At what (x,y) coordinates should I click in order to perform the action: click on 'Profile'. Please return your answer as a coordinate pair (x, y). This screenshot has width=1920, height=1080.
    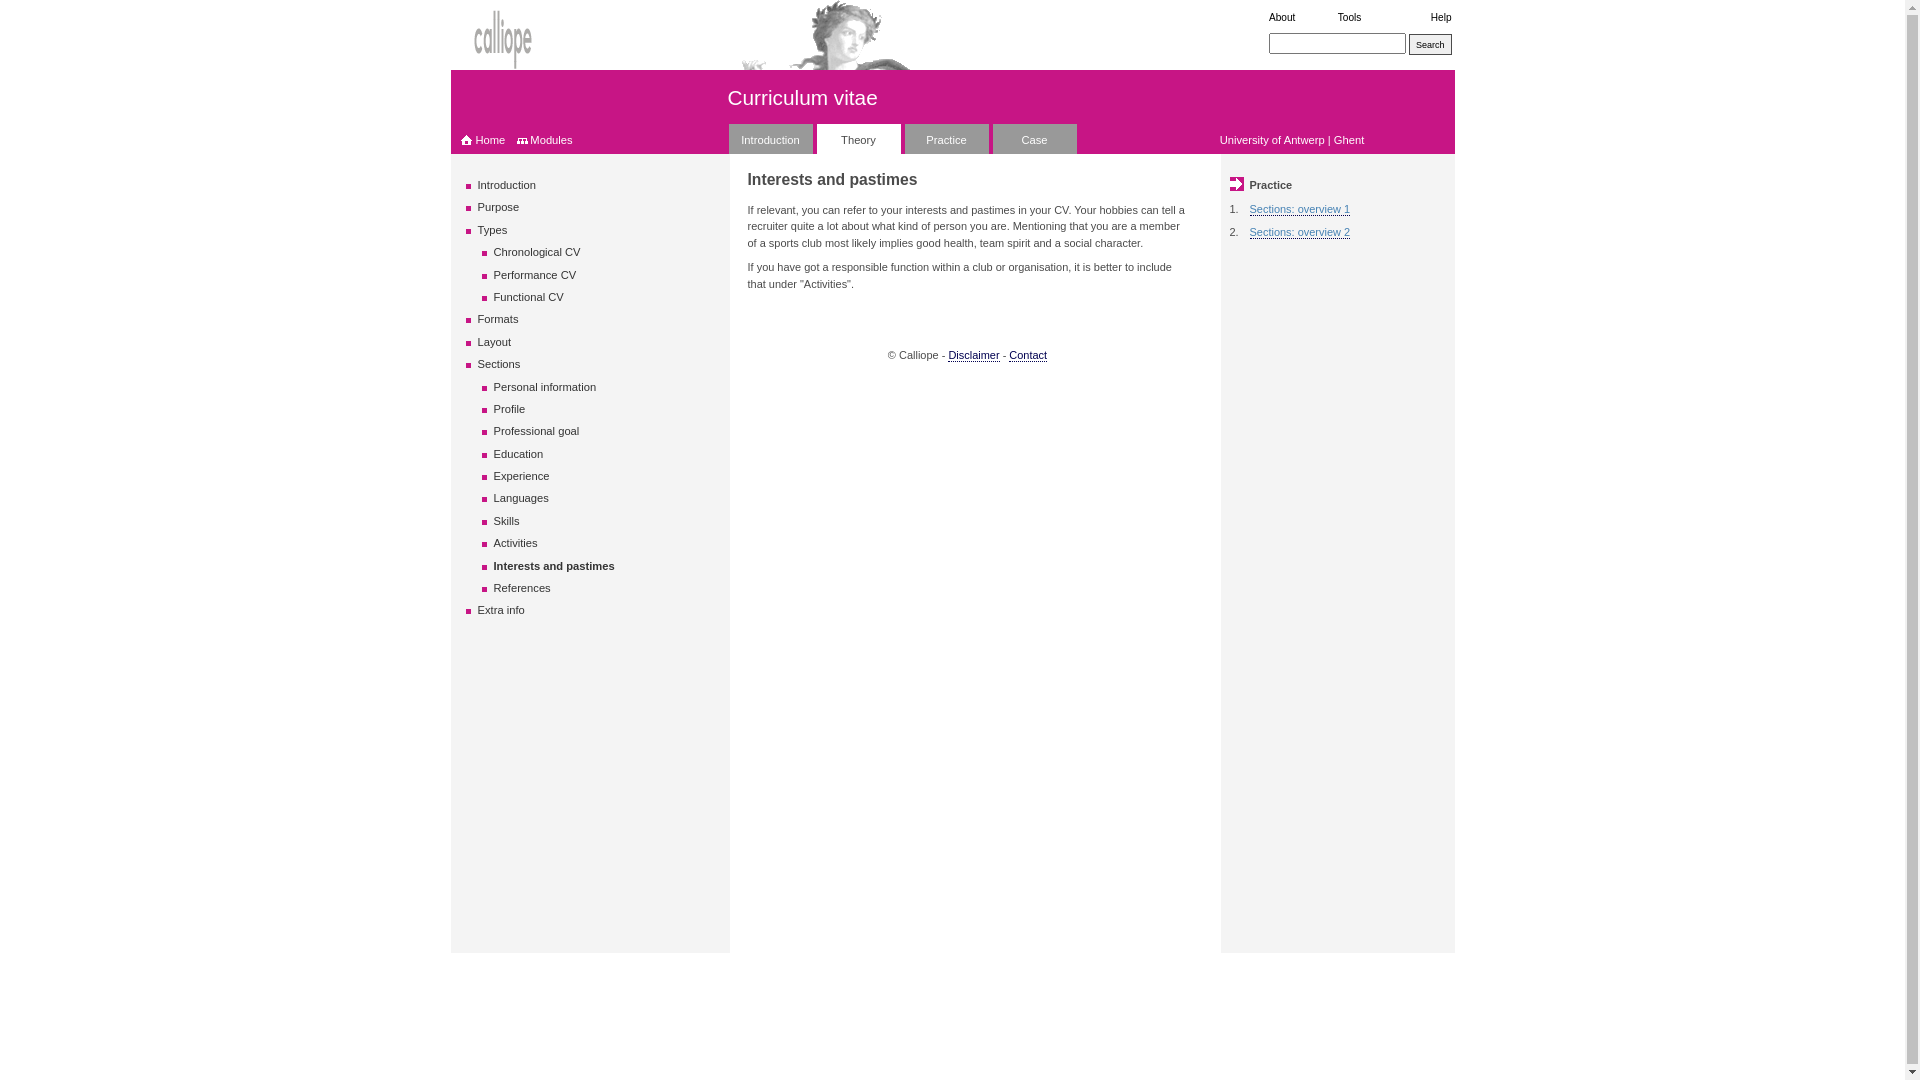
    Looking at the image, I should click on (509, 407).